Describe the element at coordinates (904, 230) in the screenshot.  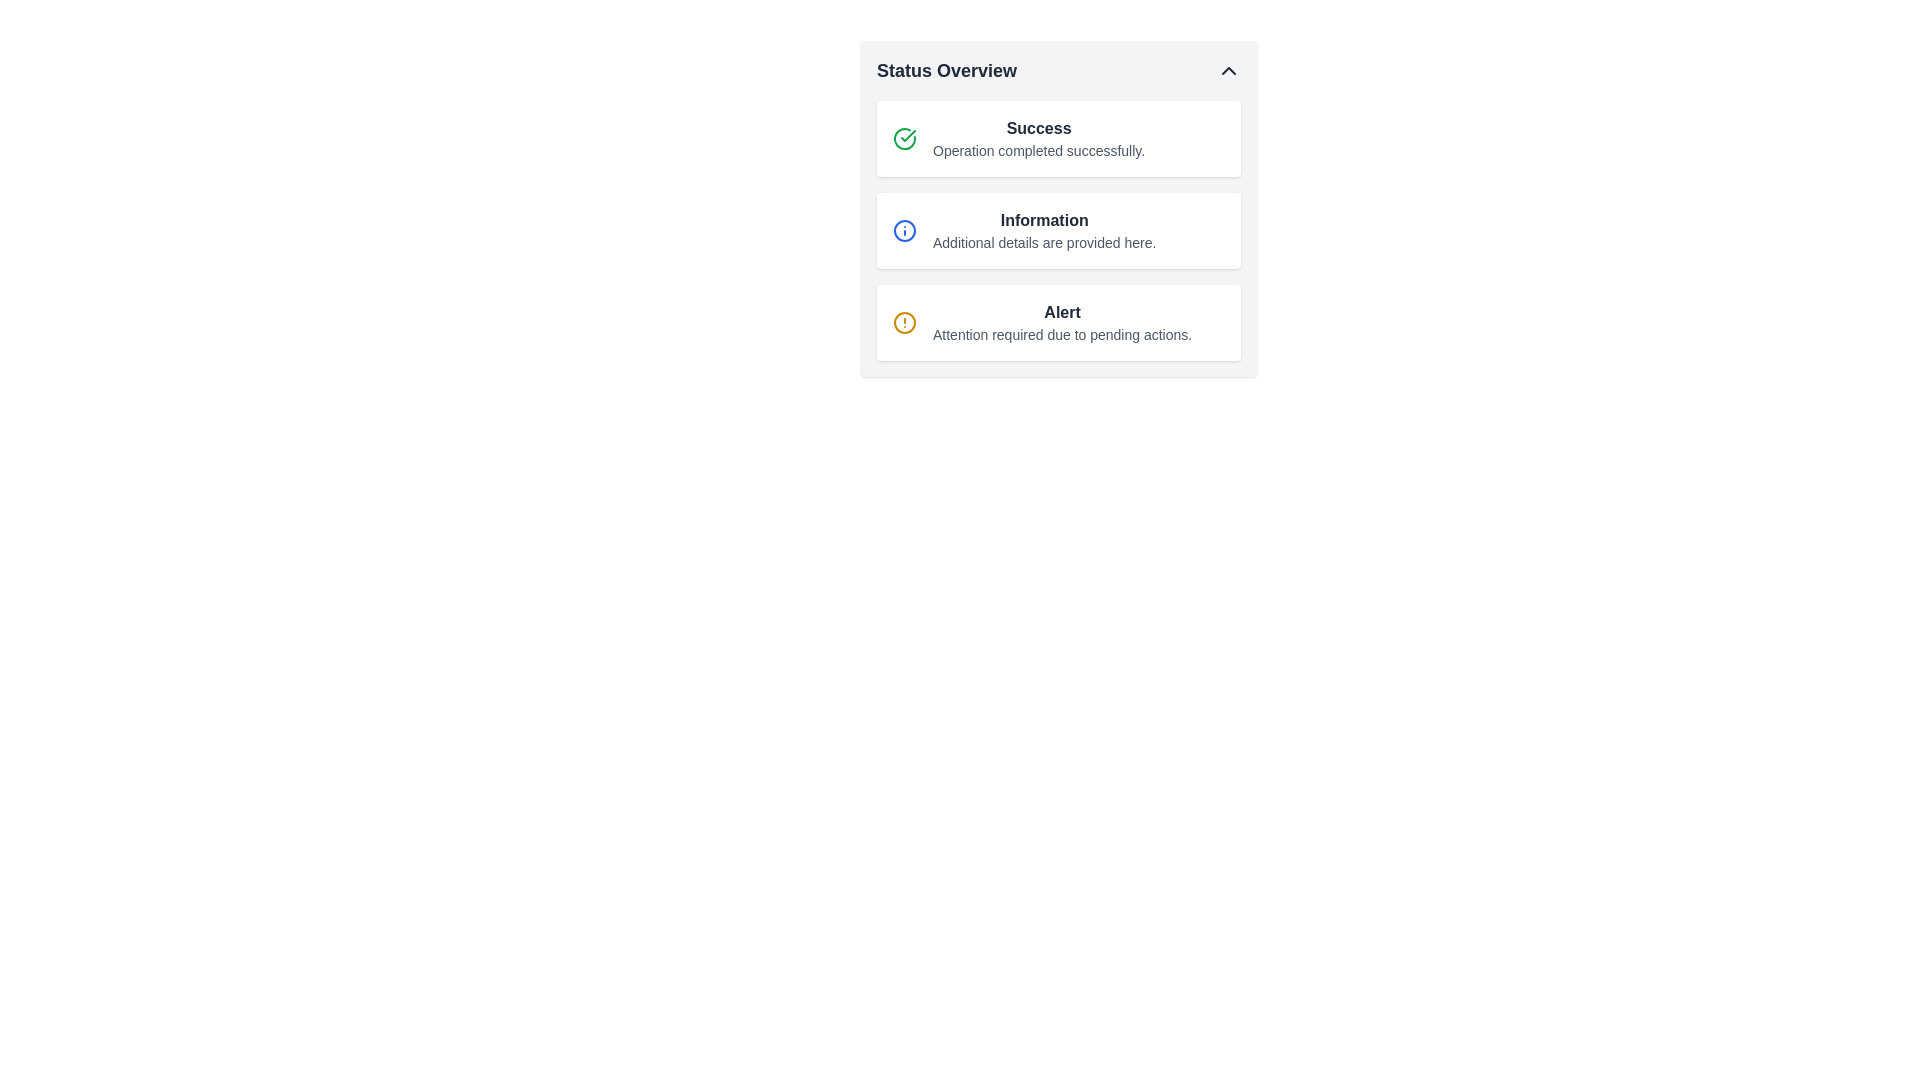
I see `the outer circle of the 'Information' icon, which indicates additional details in the status overview panel, centered horizontally with the text 'Information - Additional details are provided here.'` at that location.